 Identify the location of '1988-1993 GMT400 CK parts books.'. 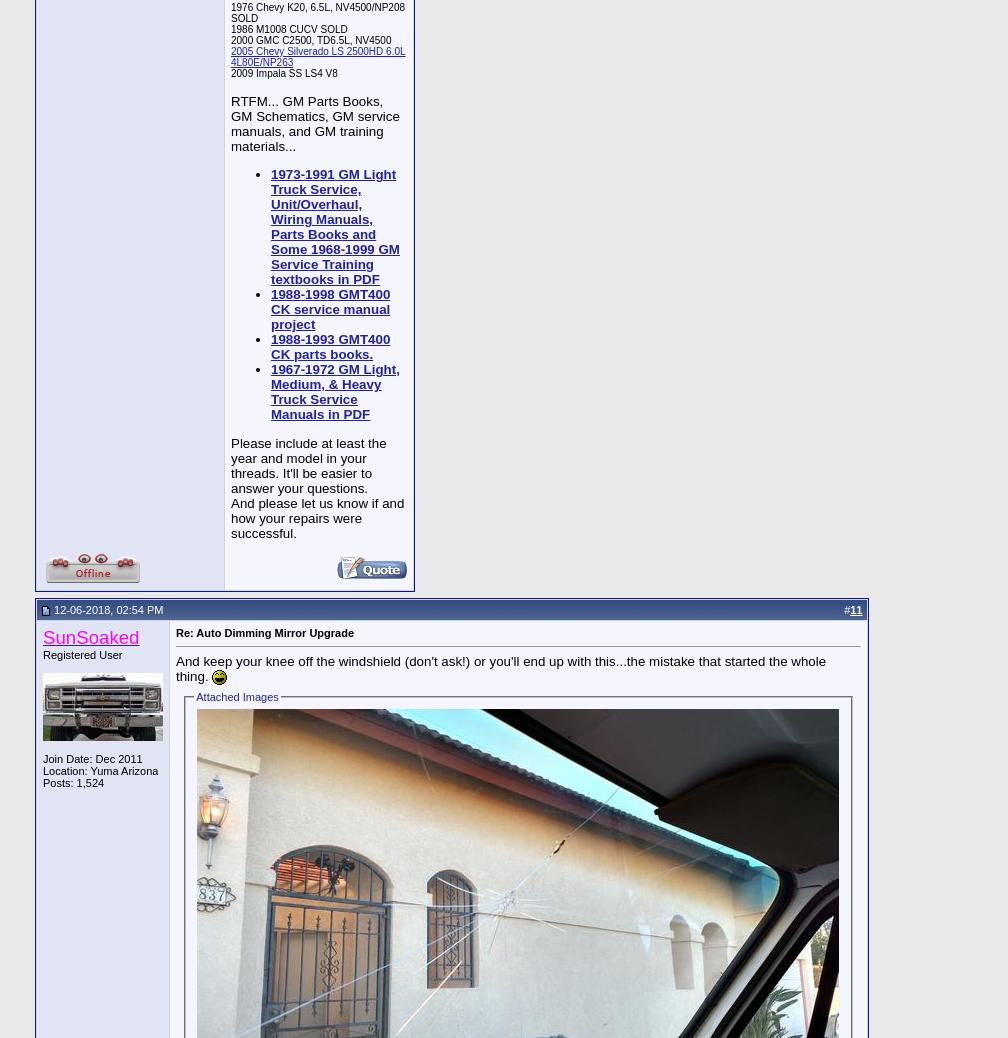
(330, 347).